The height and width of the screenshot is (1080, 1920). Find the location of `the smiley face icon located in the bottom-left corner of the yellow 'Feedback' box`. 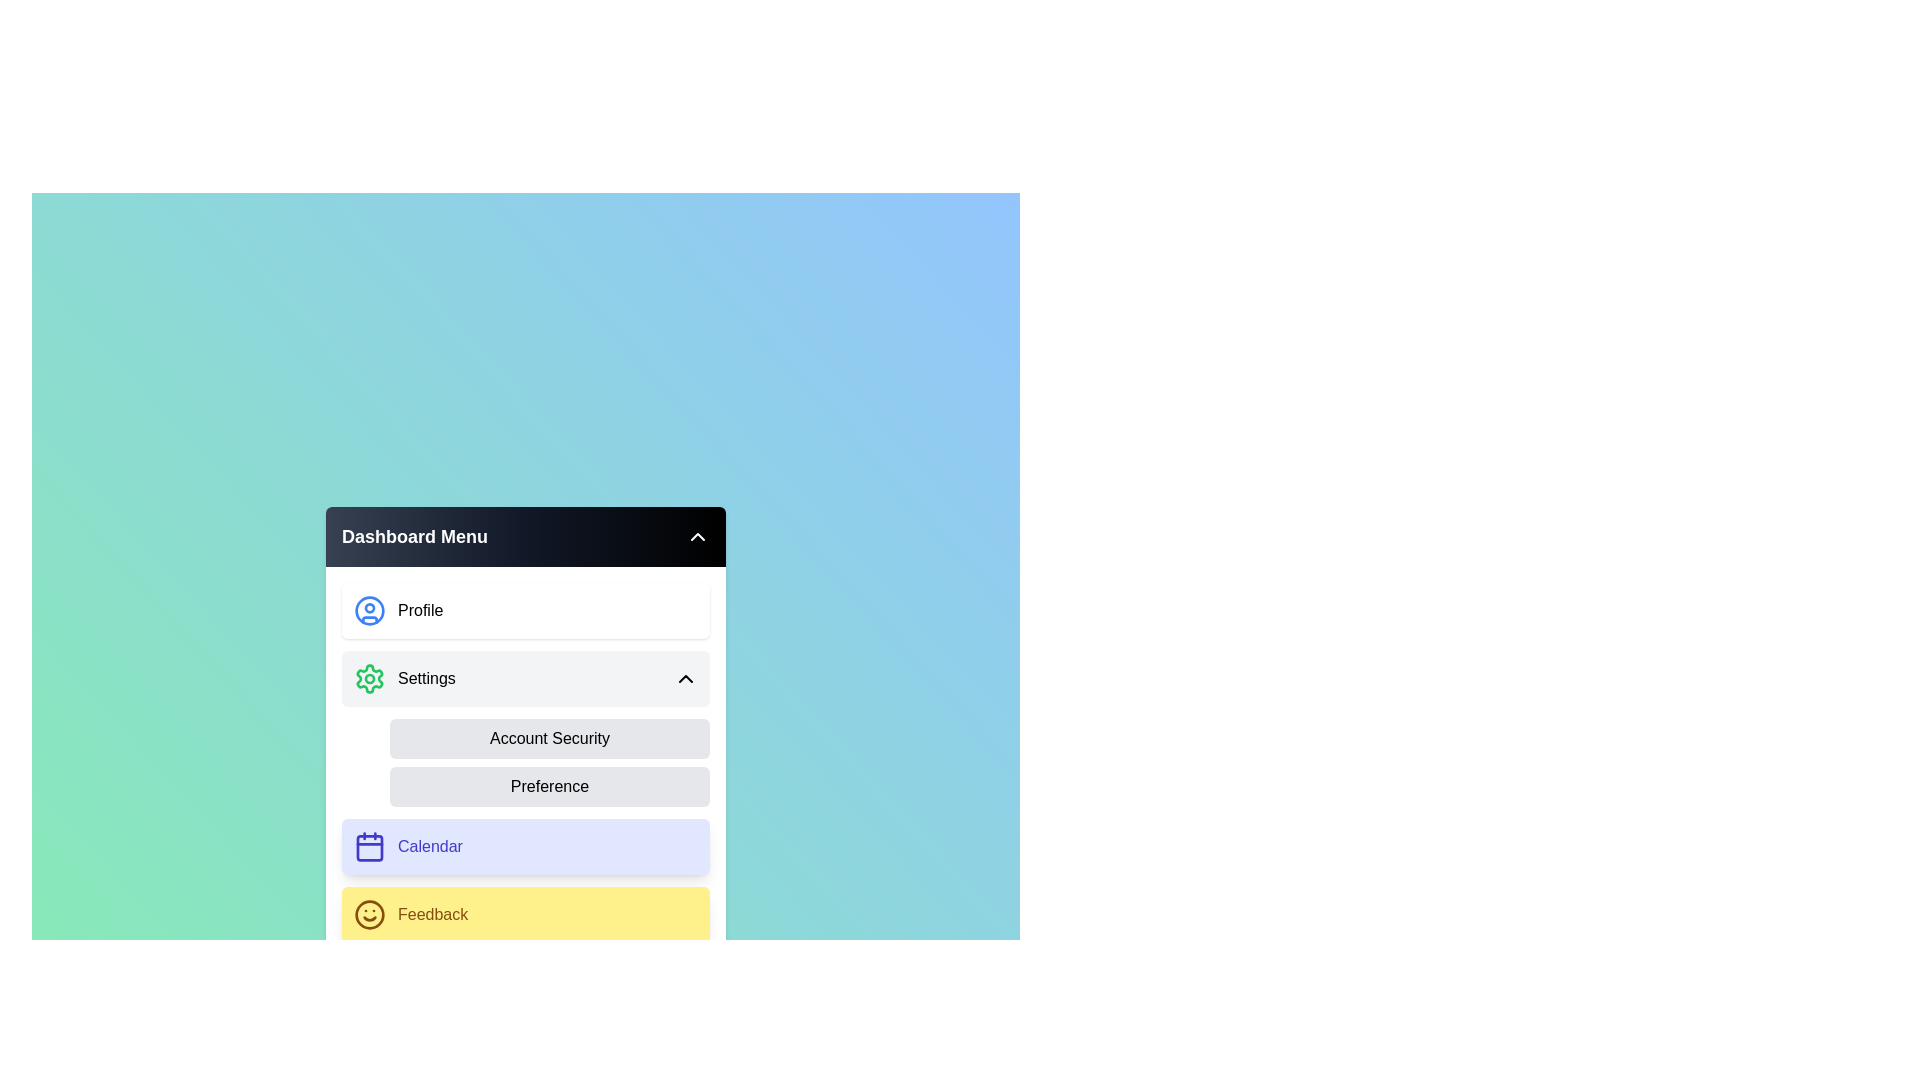

the smiley face icon located in the bottom-left corner of the yellow 'Feedback' box is located at coordinates (369, 914).